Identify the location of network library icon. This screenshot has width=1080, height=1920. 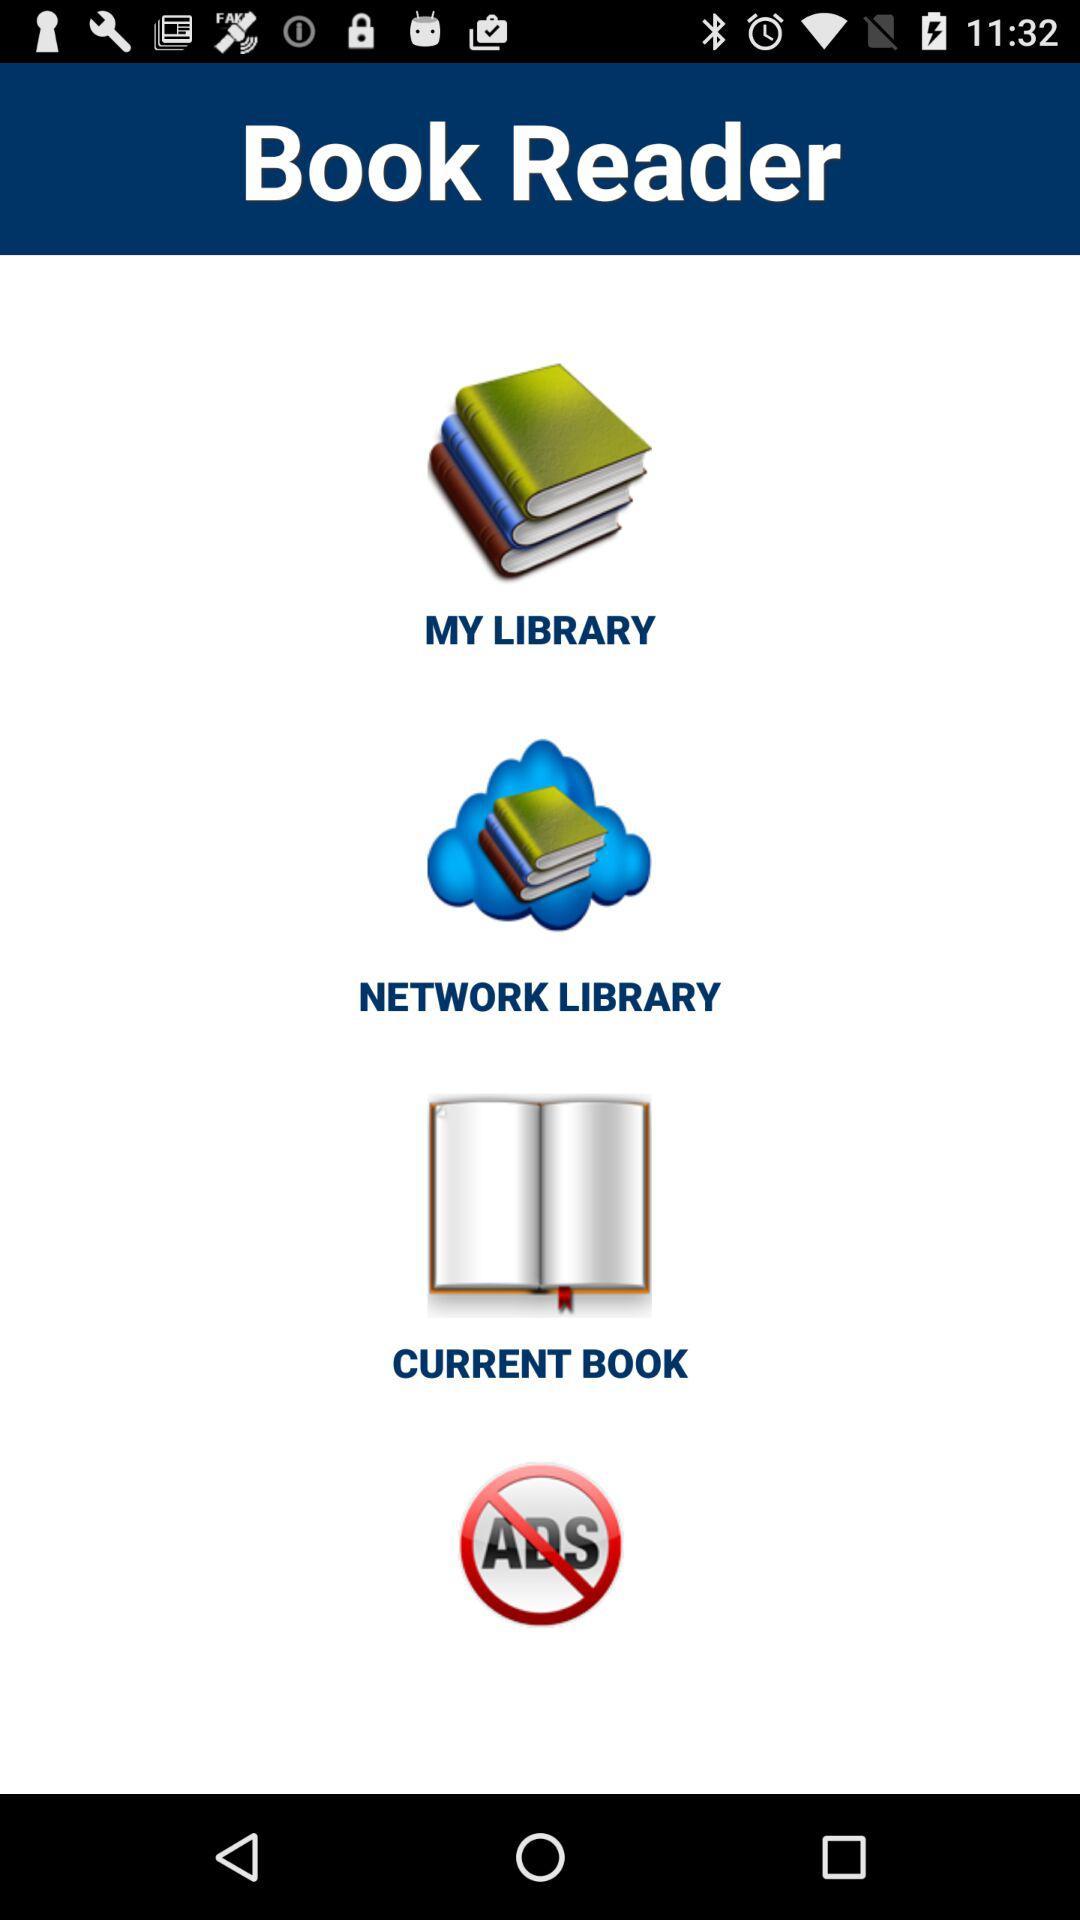
(538, 882).